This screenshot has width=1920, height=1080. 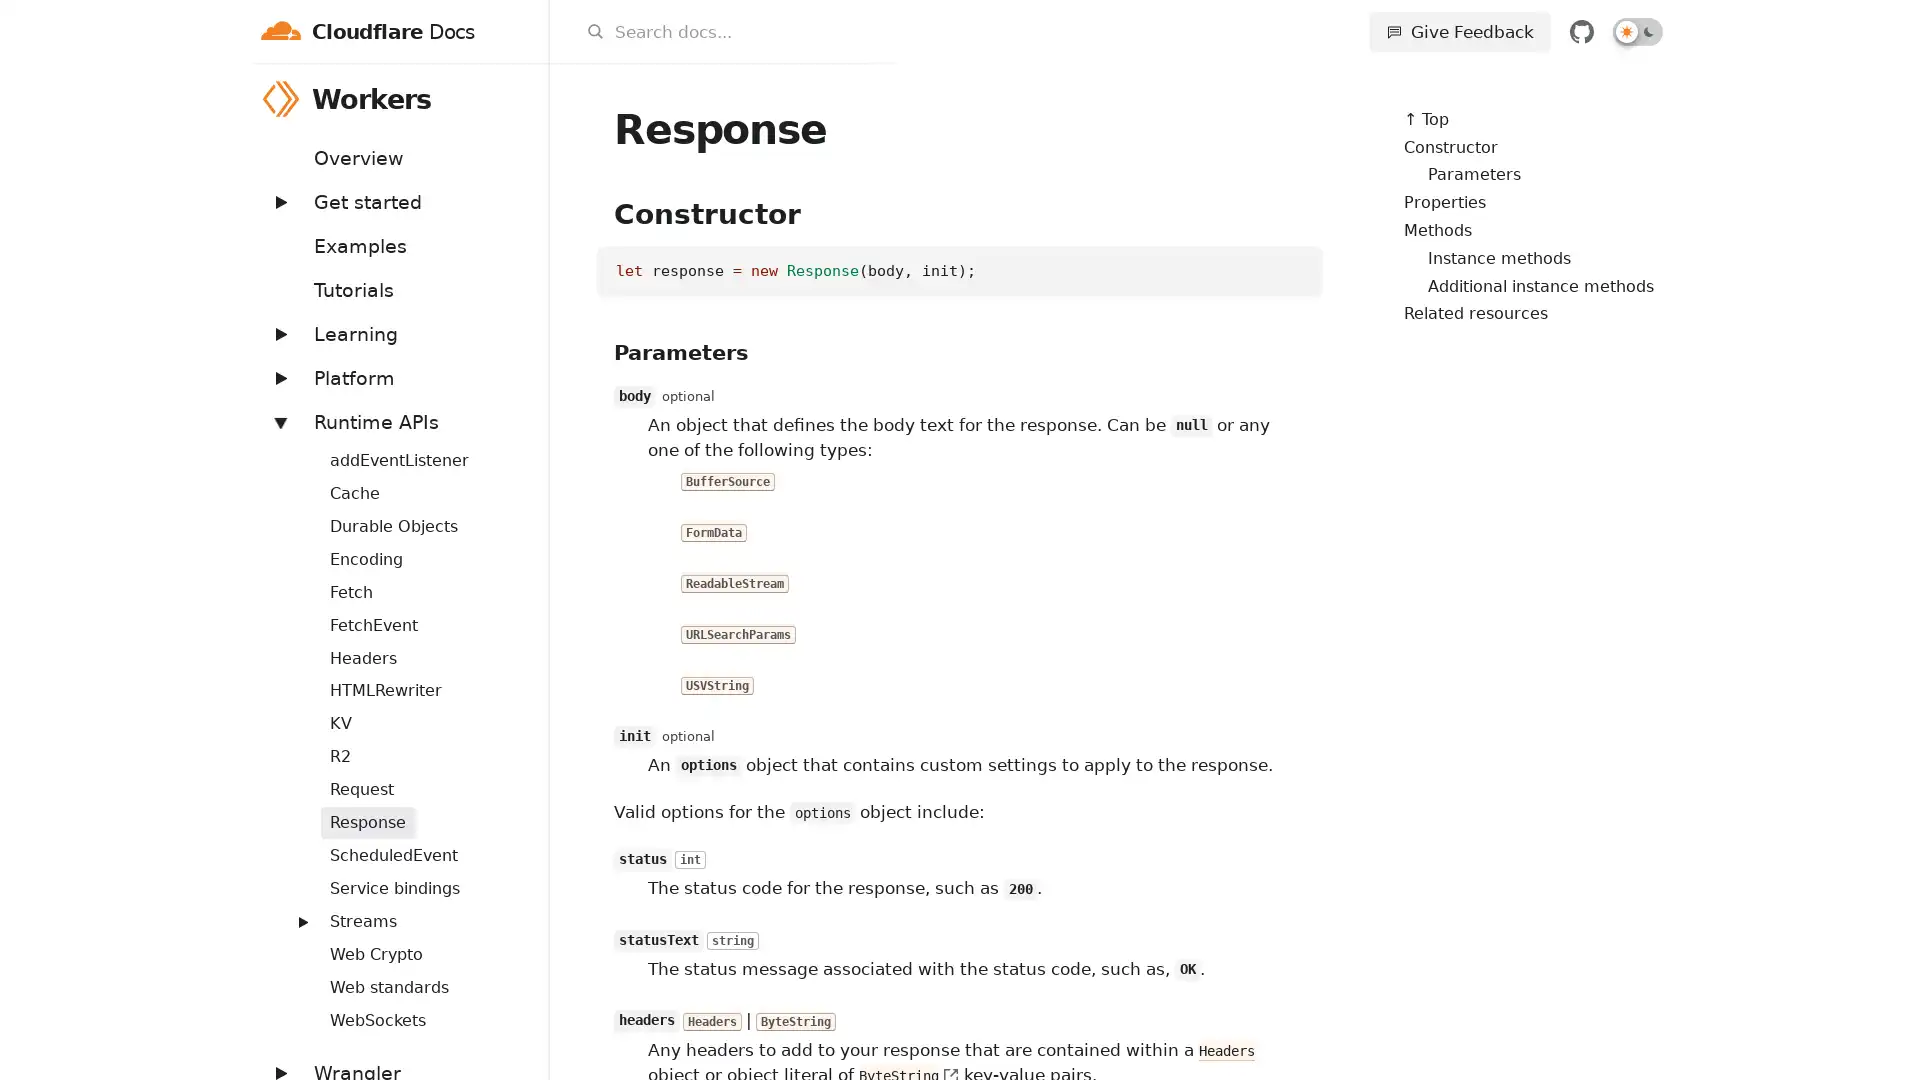 I want to click on Expand: Learning, so click(x=278, y=332).